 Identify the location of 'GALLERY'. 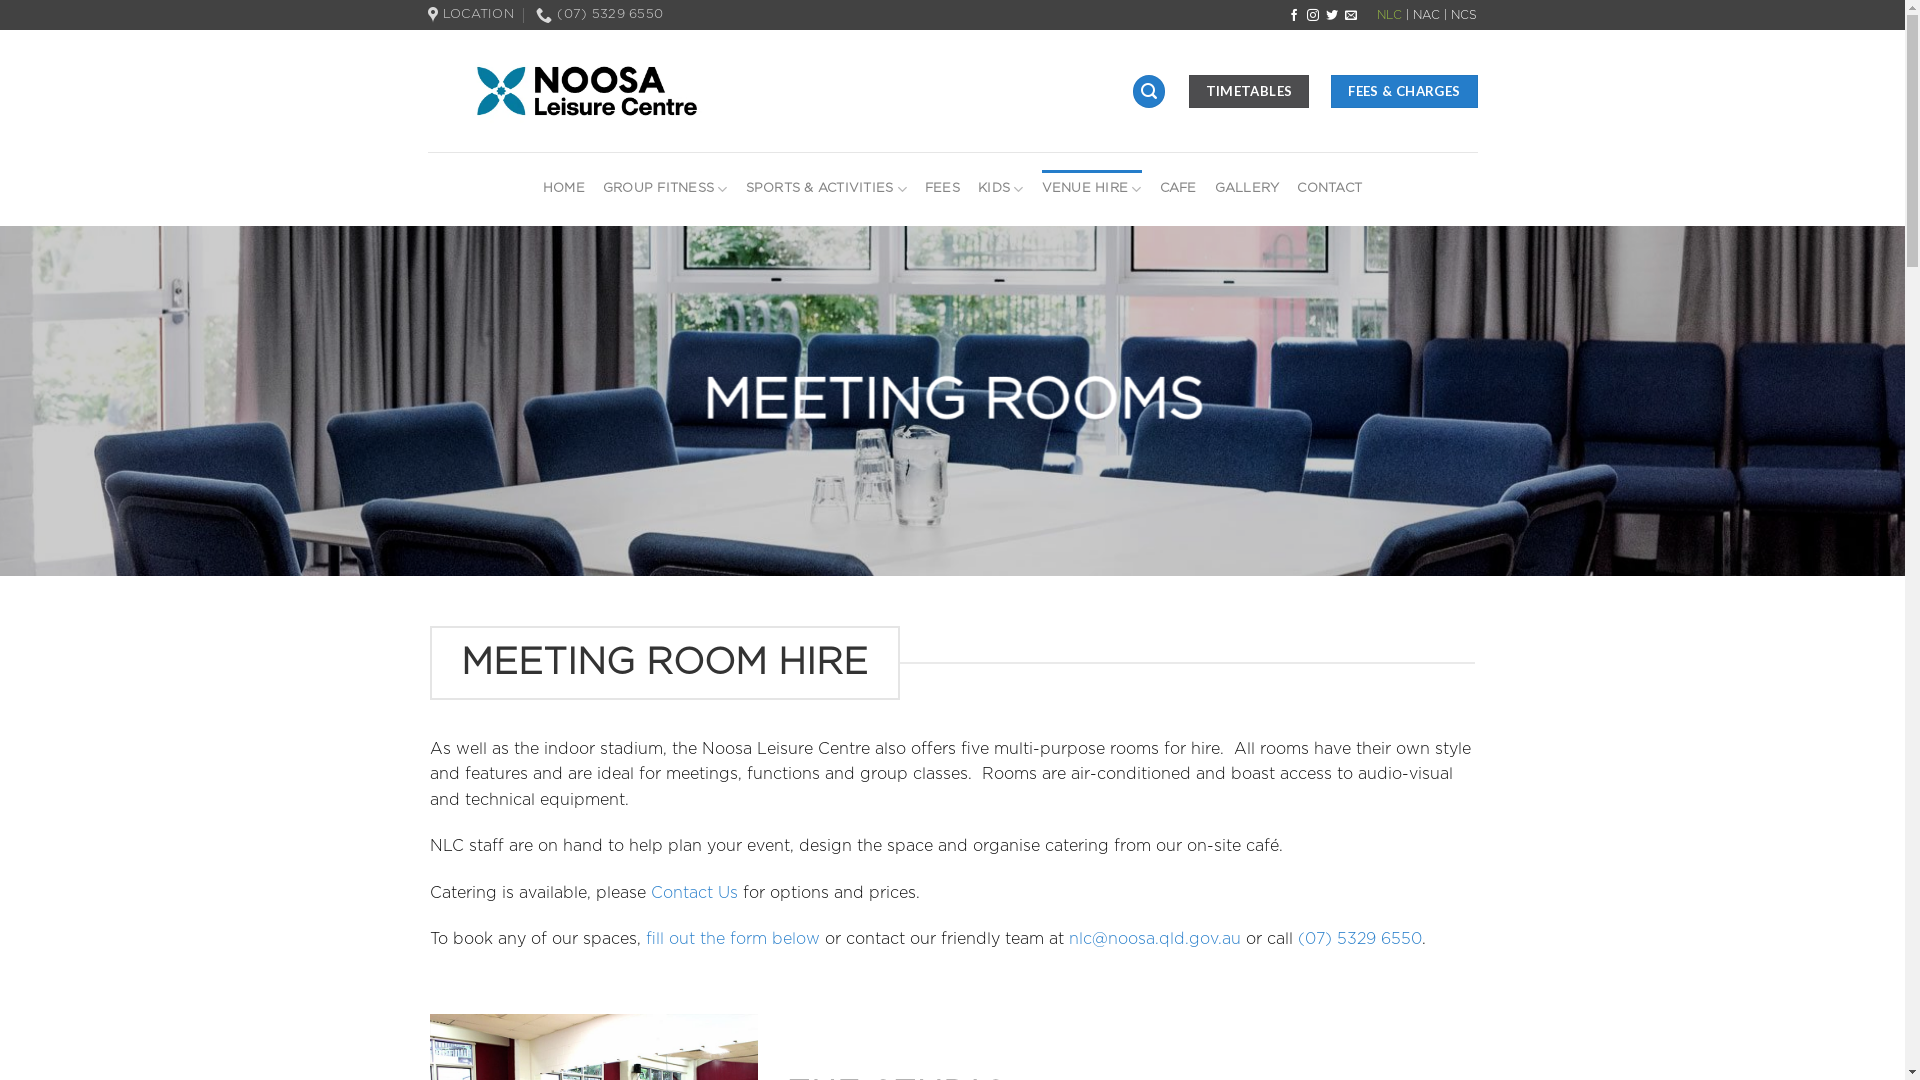
(1246, 189).